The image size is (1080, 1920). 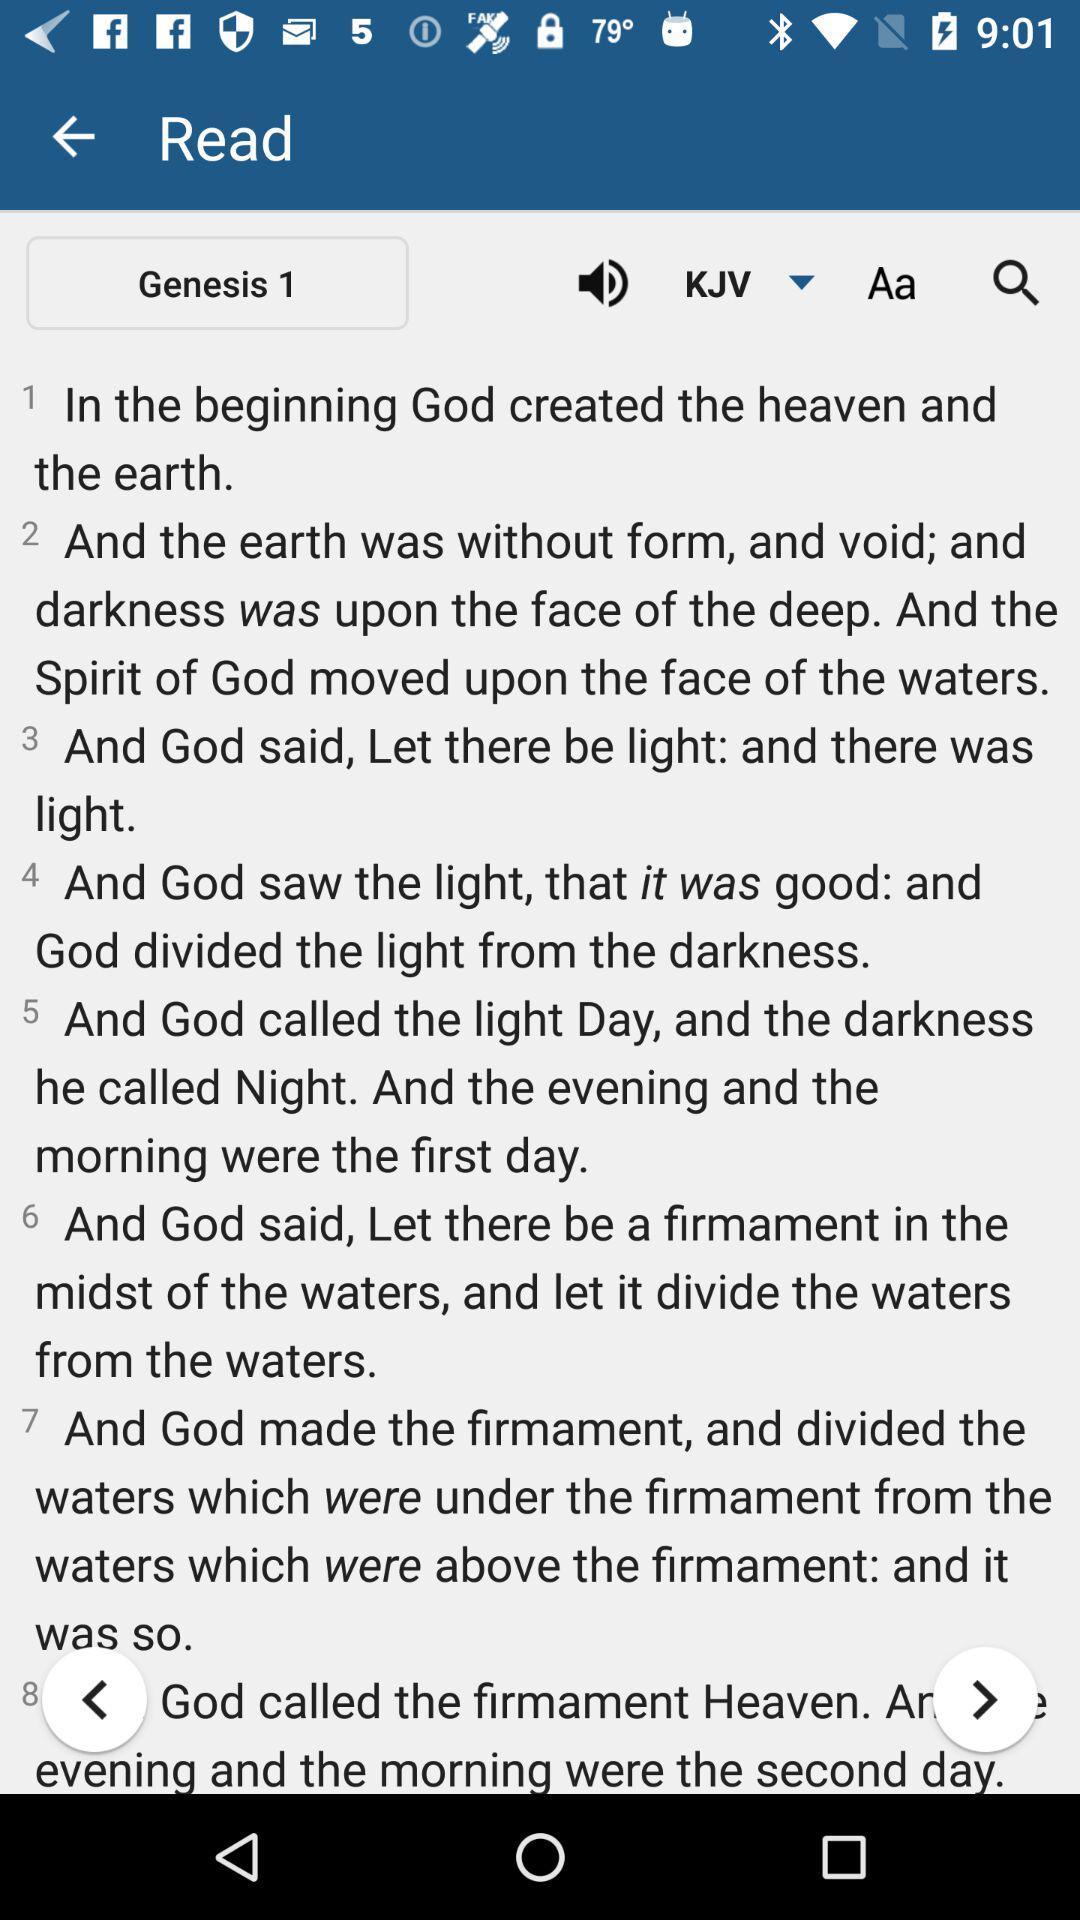 I want to click on app next to read item, so click(x=72, y=135).